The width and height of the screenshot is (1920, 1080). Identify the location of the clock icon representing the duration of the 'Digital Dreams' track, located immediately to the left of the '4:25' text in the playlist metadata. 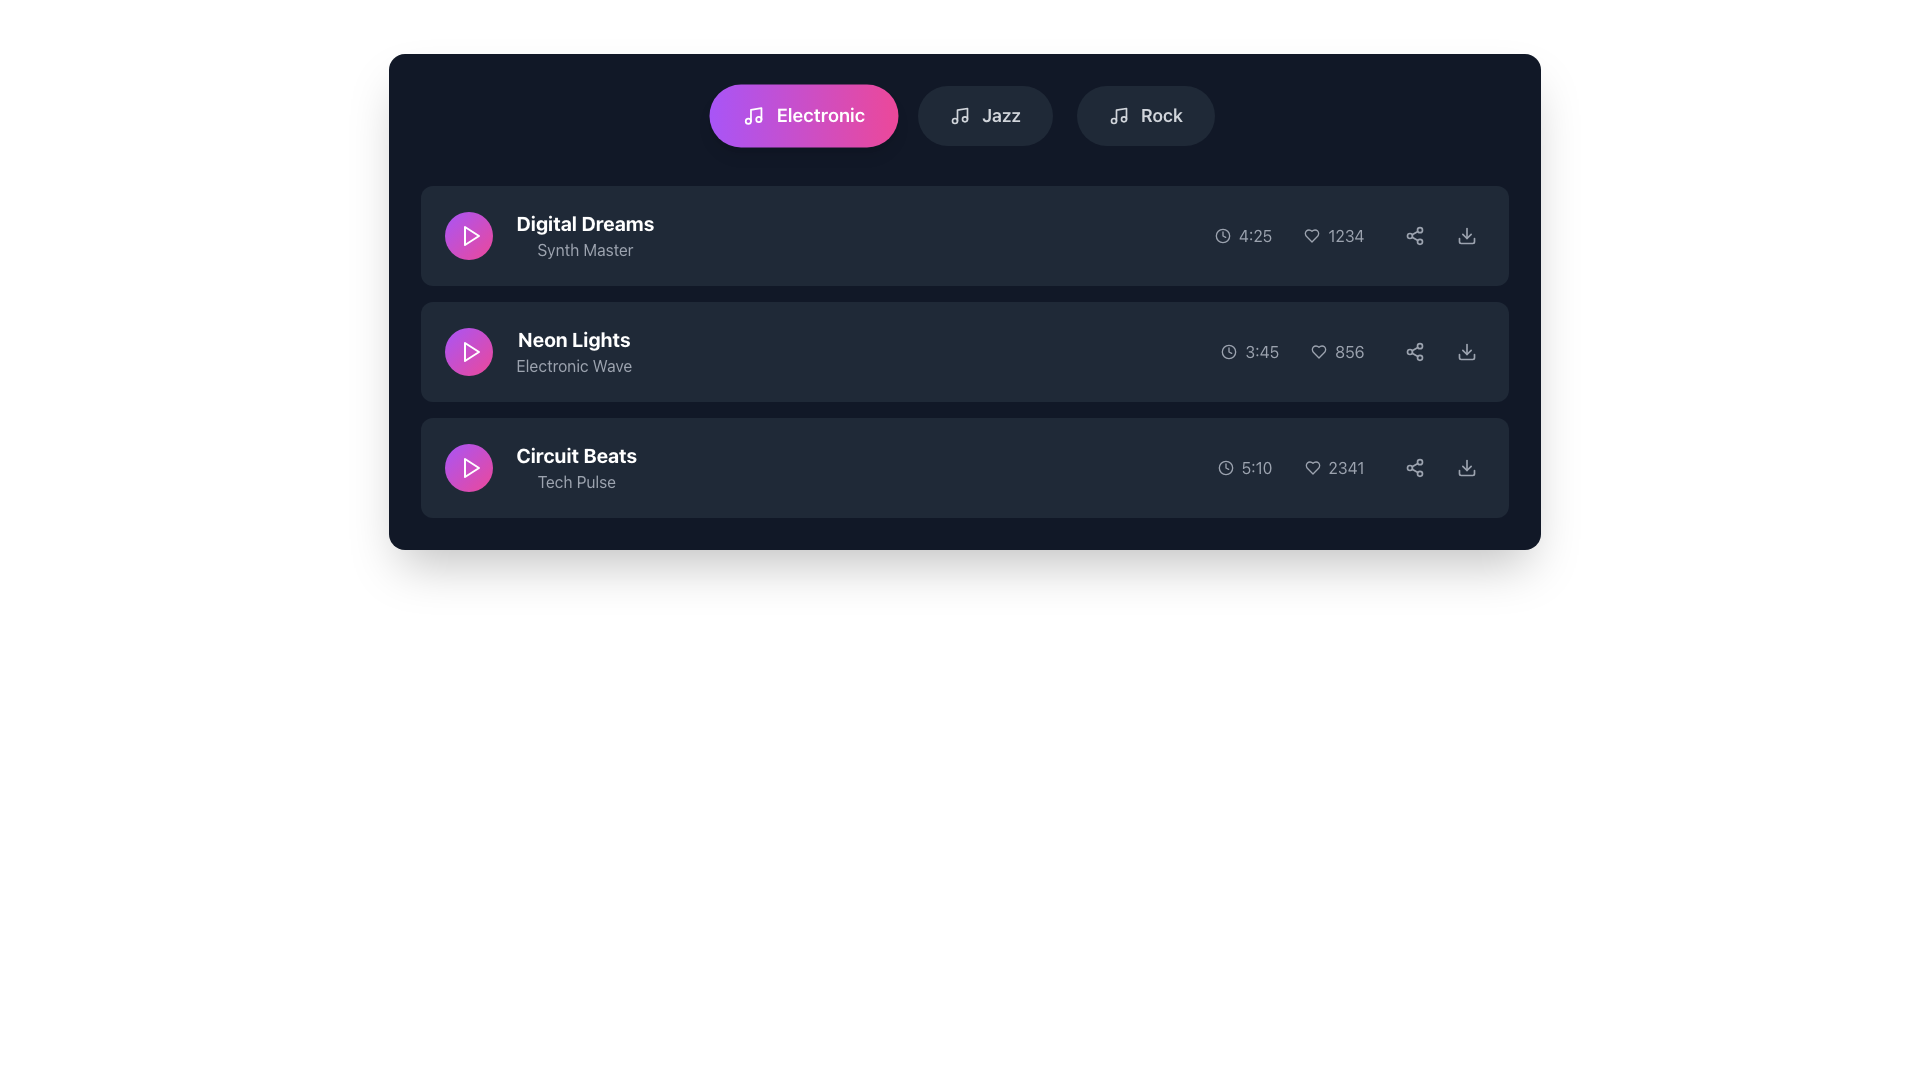
(1221, 234).